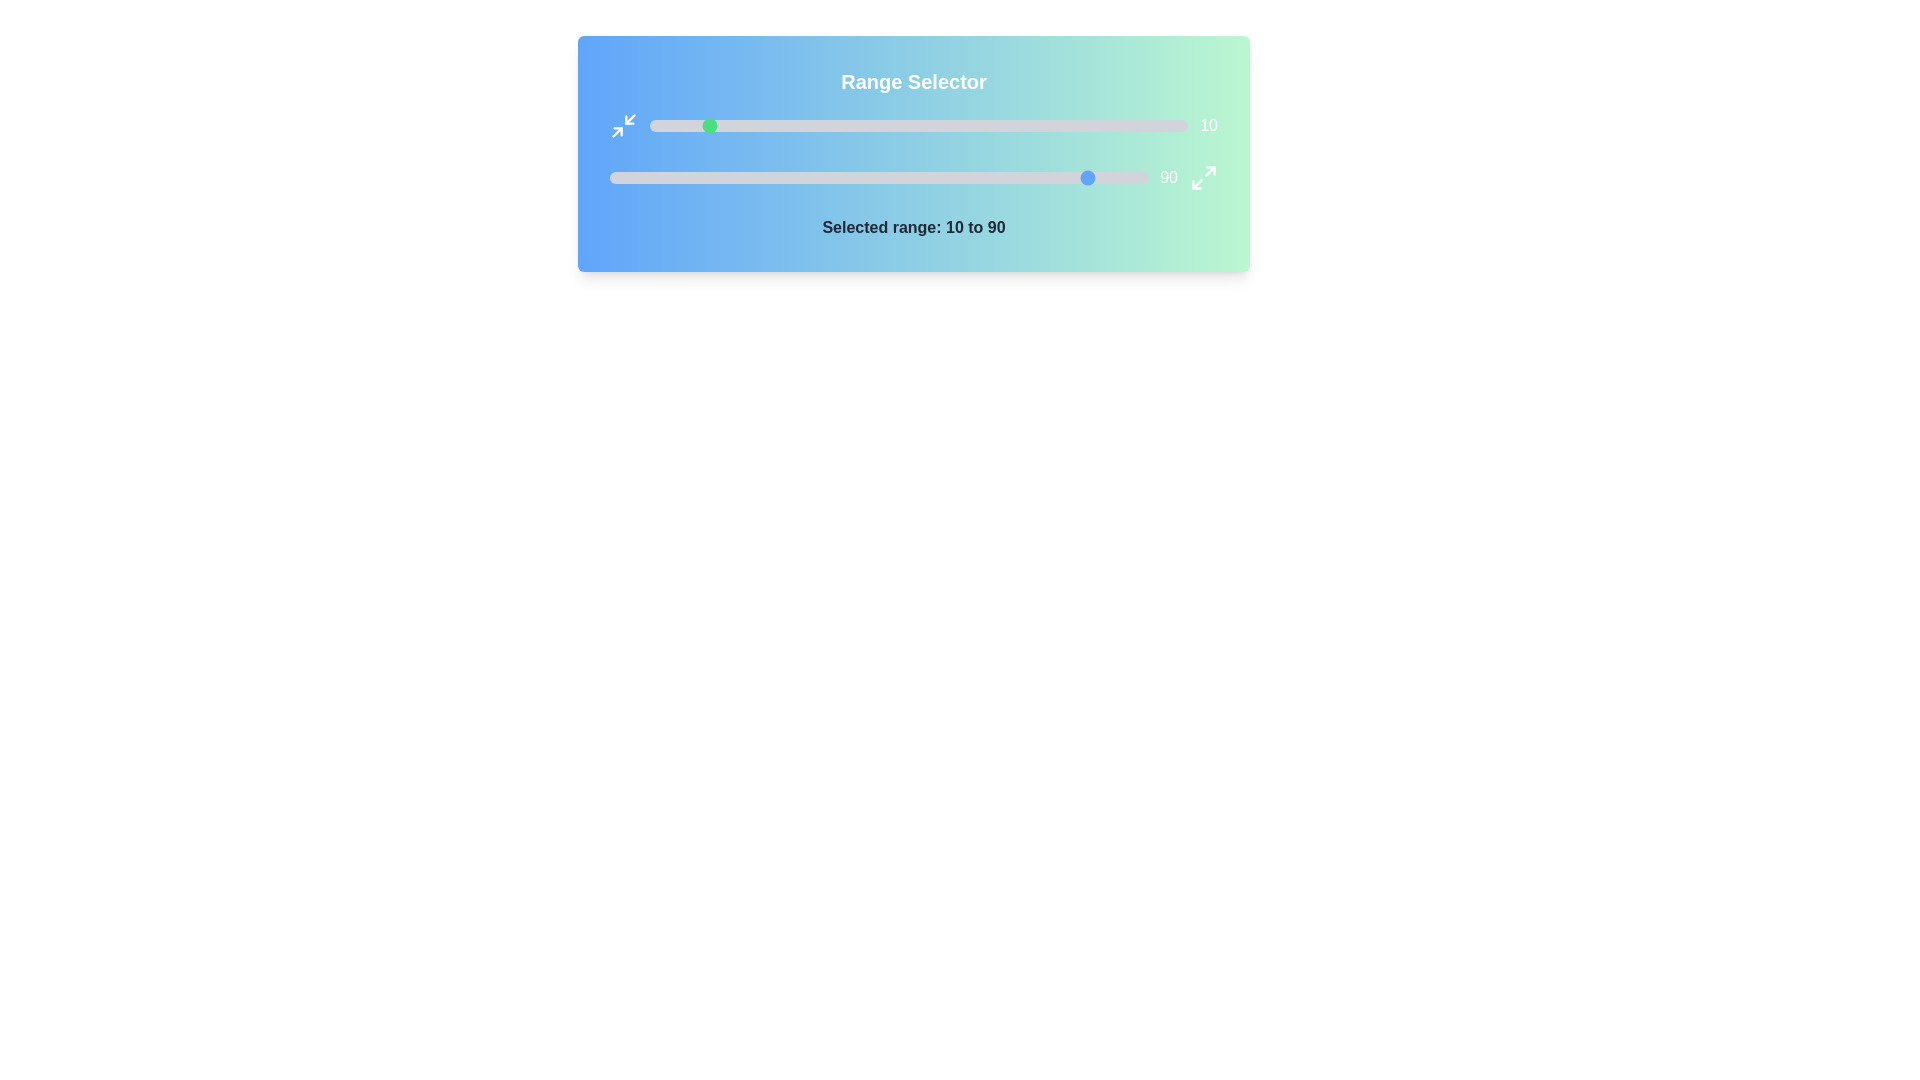 This screenshot has width=1920, height=1080. I want to click on the slider value, so click(690, 176).